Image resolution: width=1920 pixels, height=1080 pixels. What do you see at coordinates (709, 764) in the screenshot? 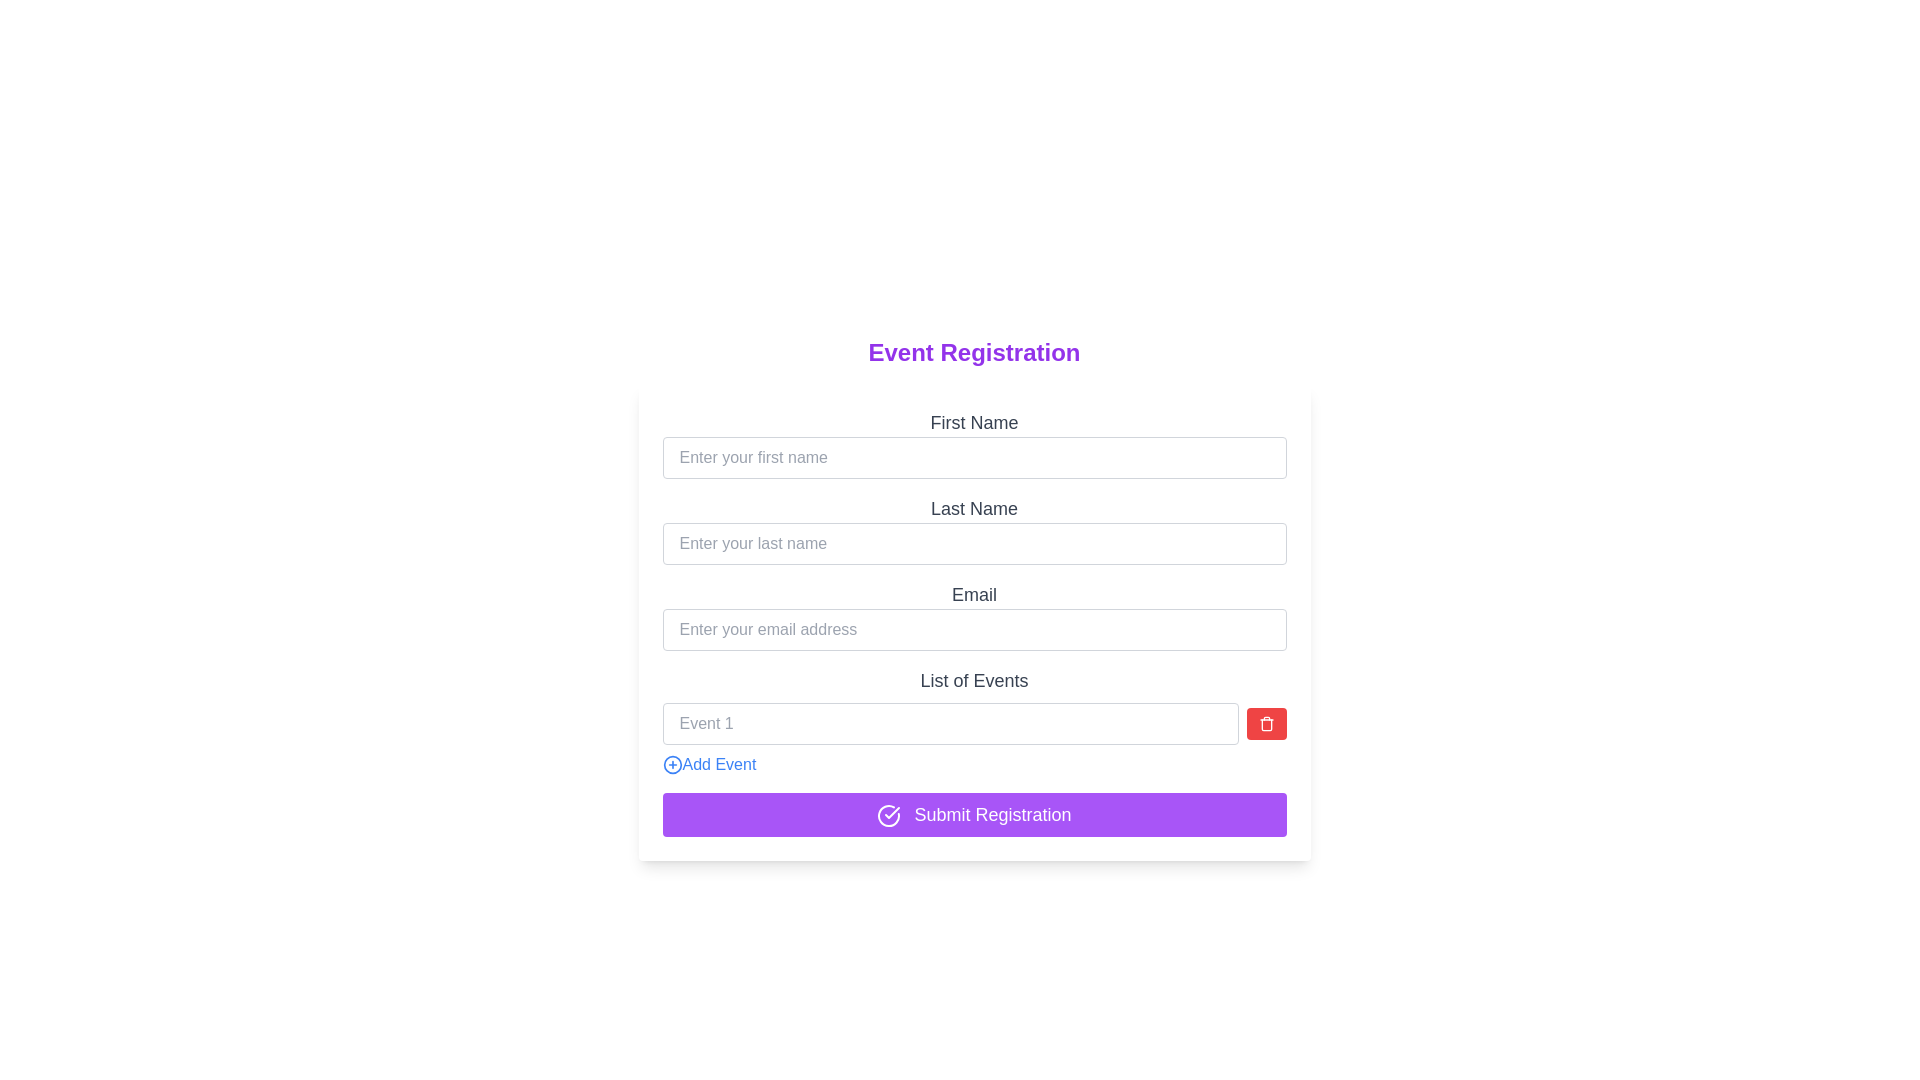
I see `the 'Add Event' button, which is styled with blue text and a plus sign icon, located below the 'Event 1' input field` at bounding box center [709, 764].